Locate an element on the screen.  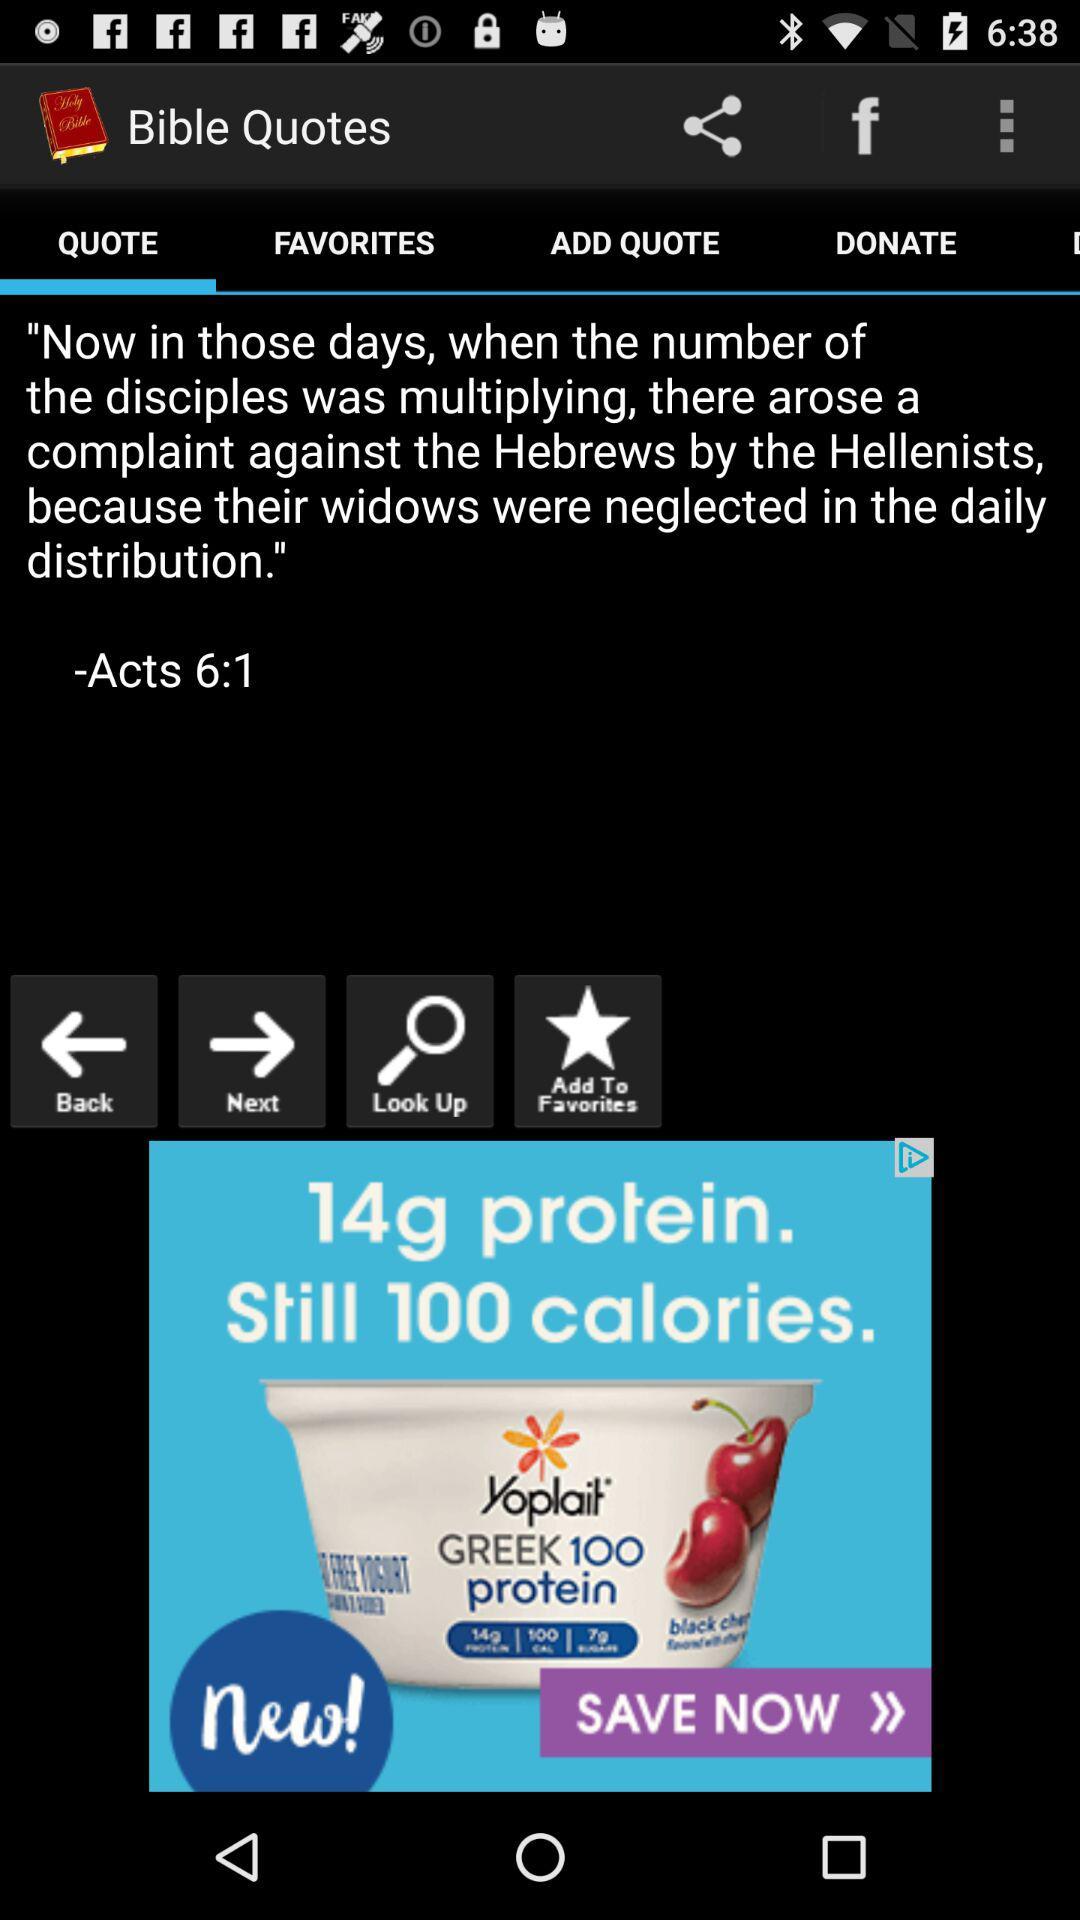
the search icon is located at coordinates (419, 1124).